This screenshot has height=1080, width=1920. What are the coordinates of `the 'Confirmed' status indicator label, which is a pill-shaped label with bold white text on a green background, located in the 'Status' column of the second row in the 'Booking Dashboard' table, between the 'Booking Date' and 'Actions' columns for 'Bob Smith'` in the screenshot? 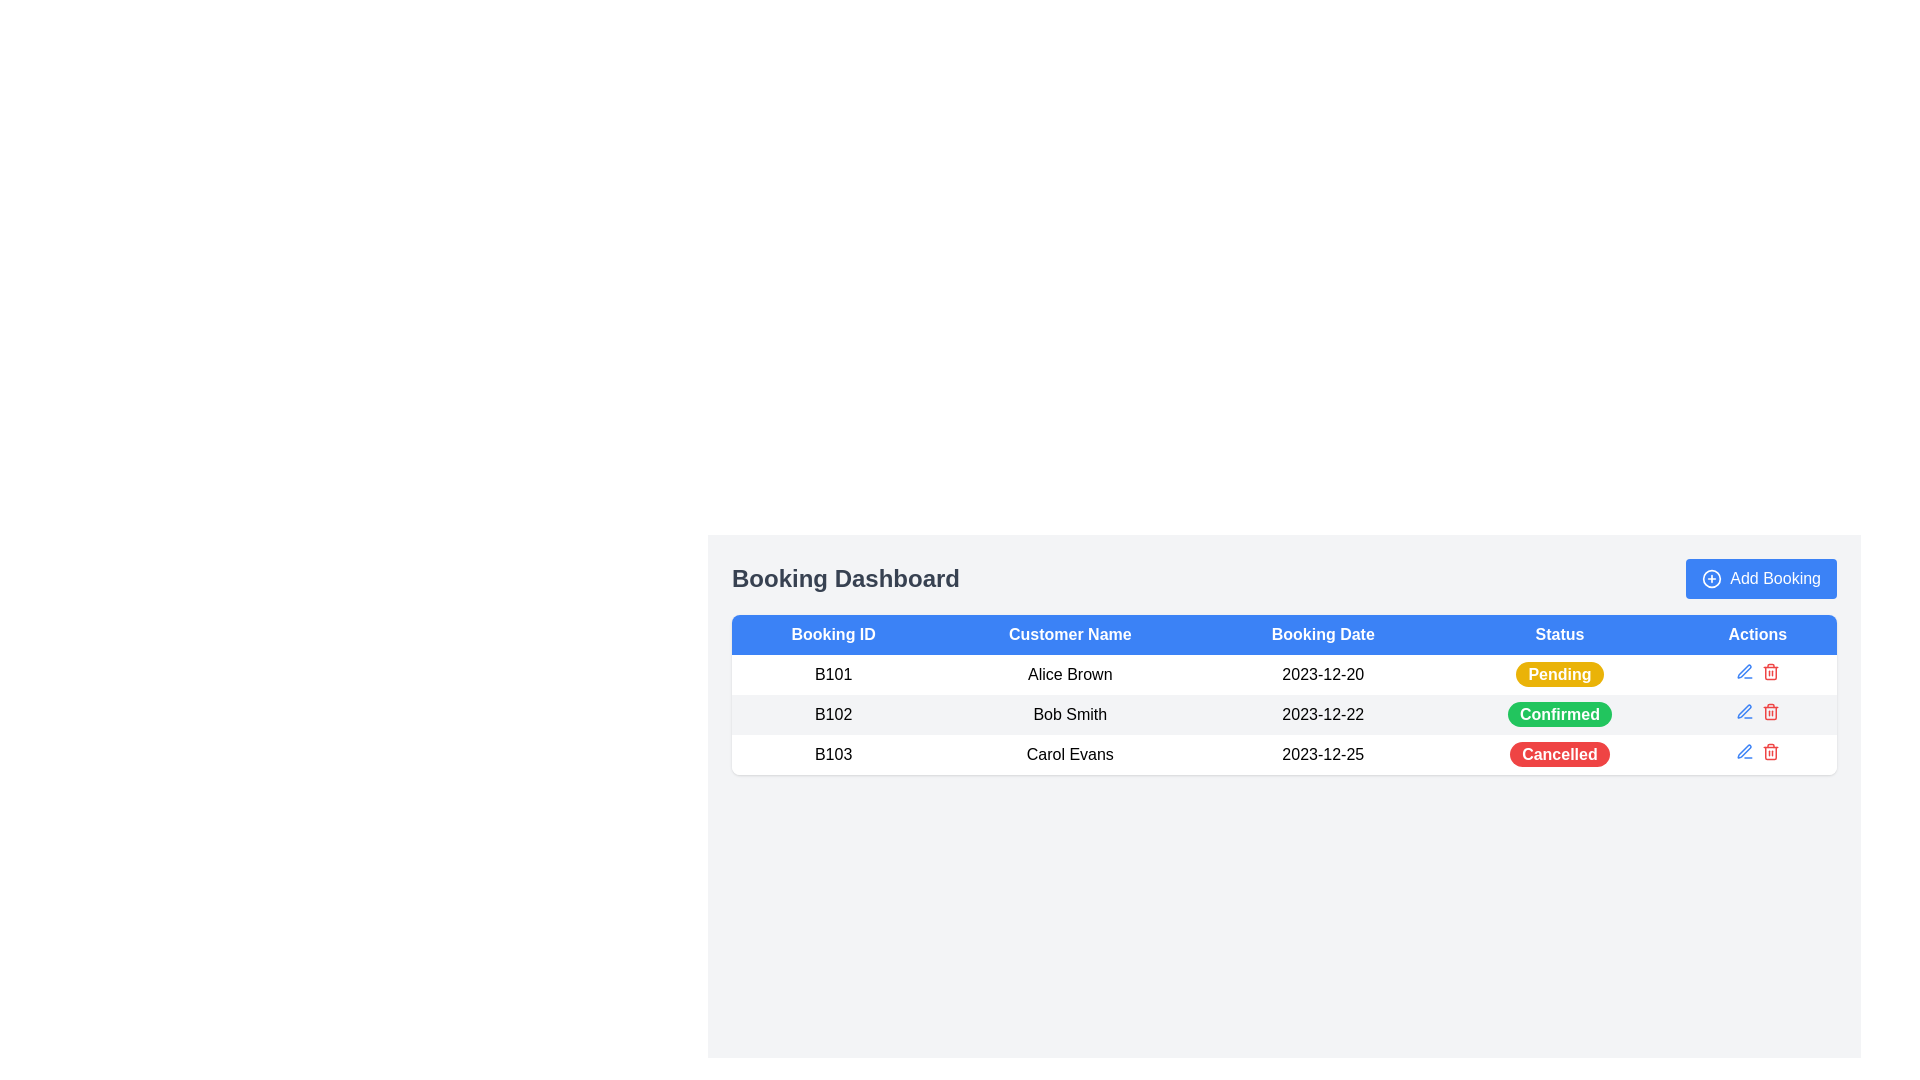 It's located at (1559, 713).